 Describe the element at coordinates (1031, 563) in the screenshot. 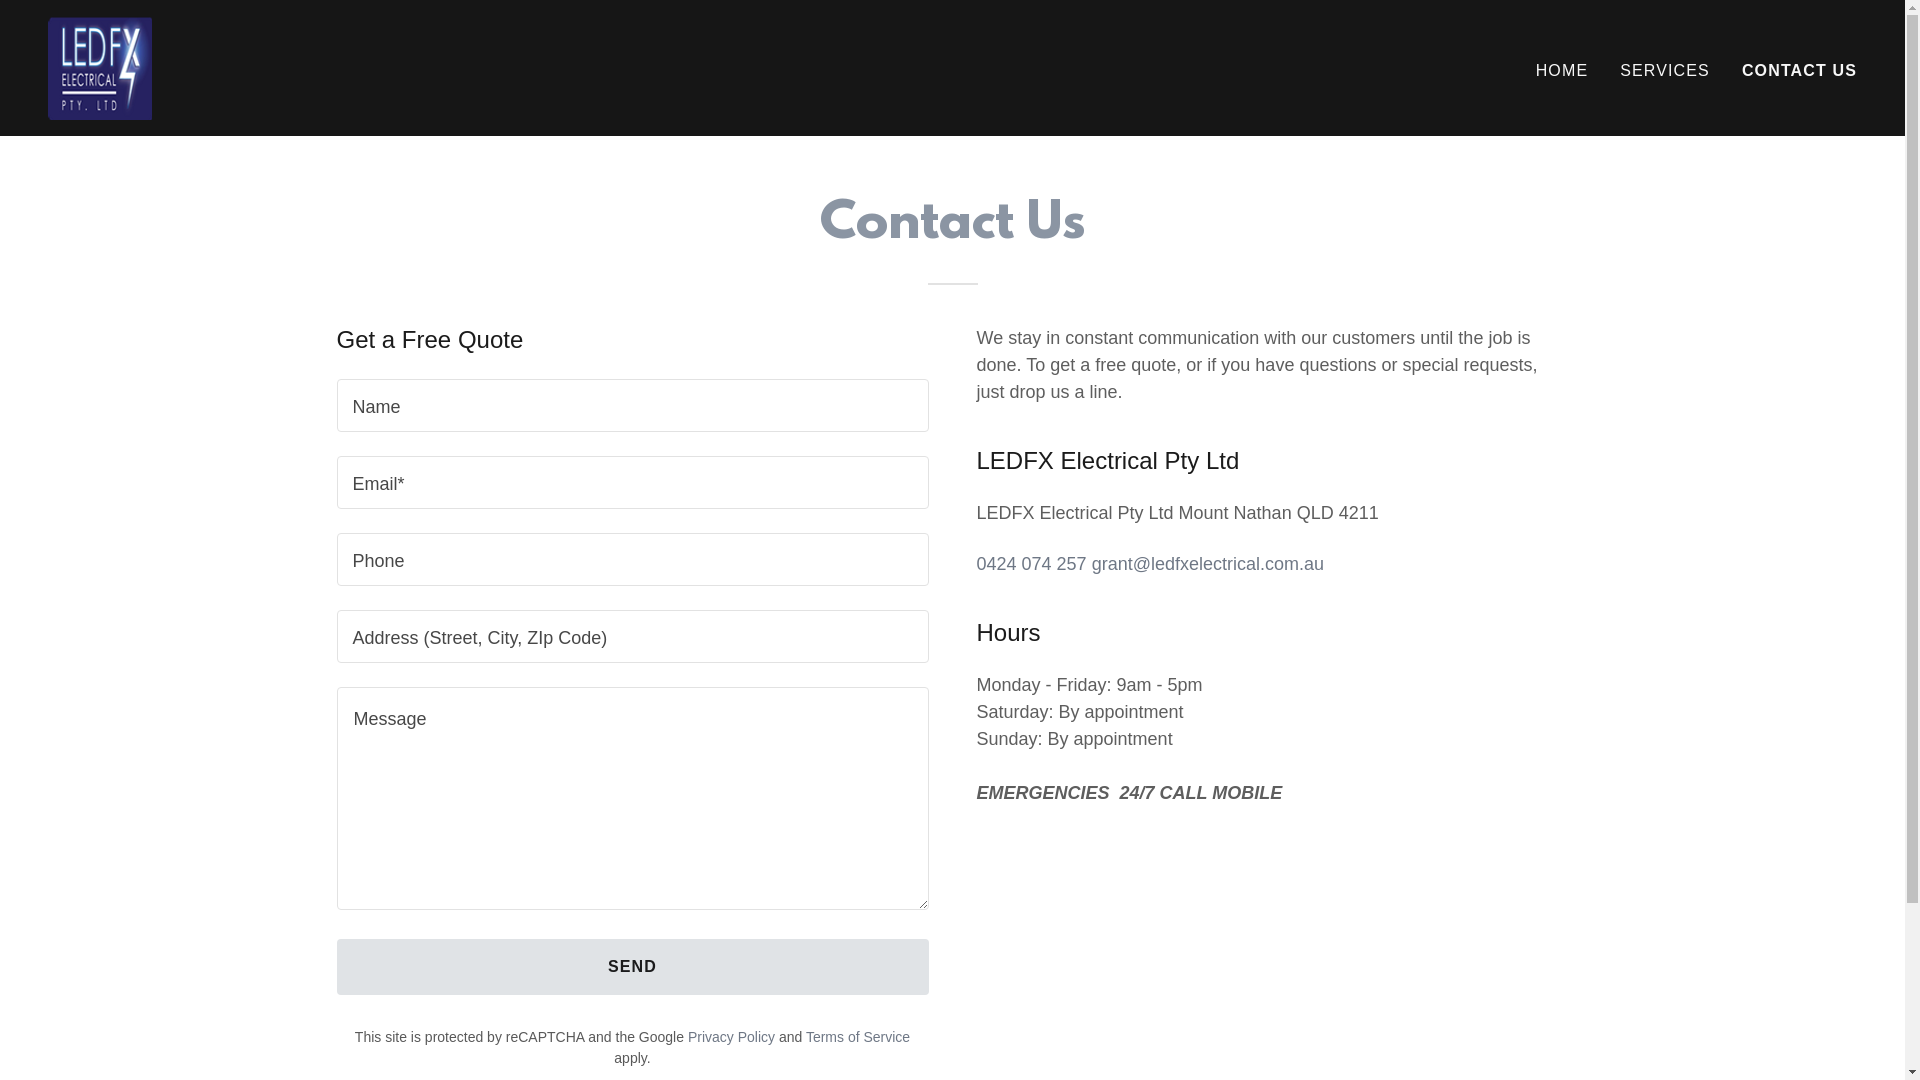

I see `'0424 074 257'` at that location.